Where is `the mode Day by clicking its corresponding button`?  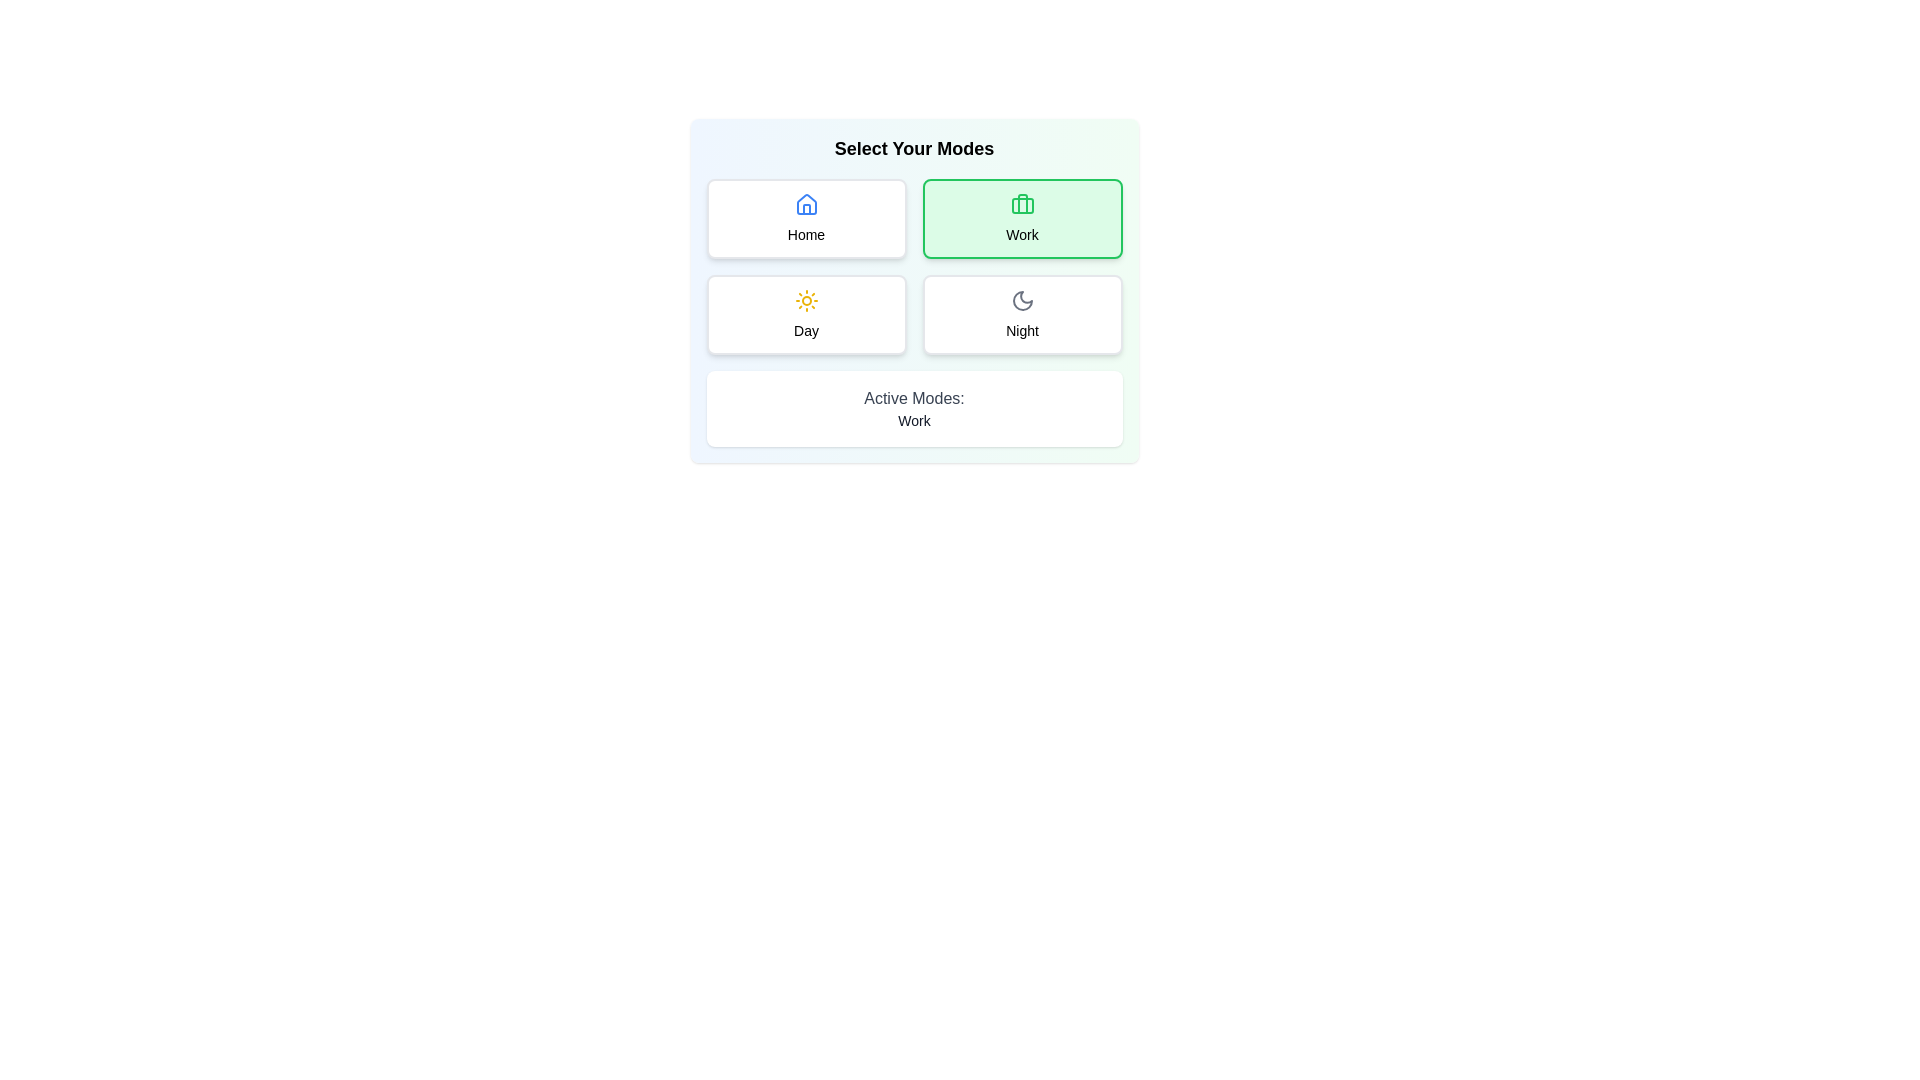 the mode Day by clicking its corresponding button is located at coordinates (806, 315).